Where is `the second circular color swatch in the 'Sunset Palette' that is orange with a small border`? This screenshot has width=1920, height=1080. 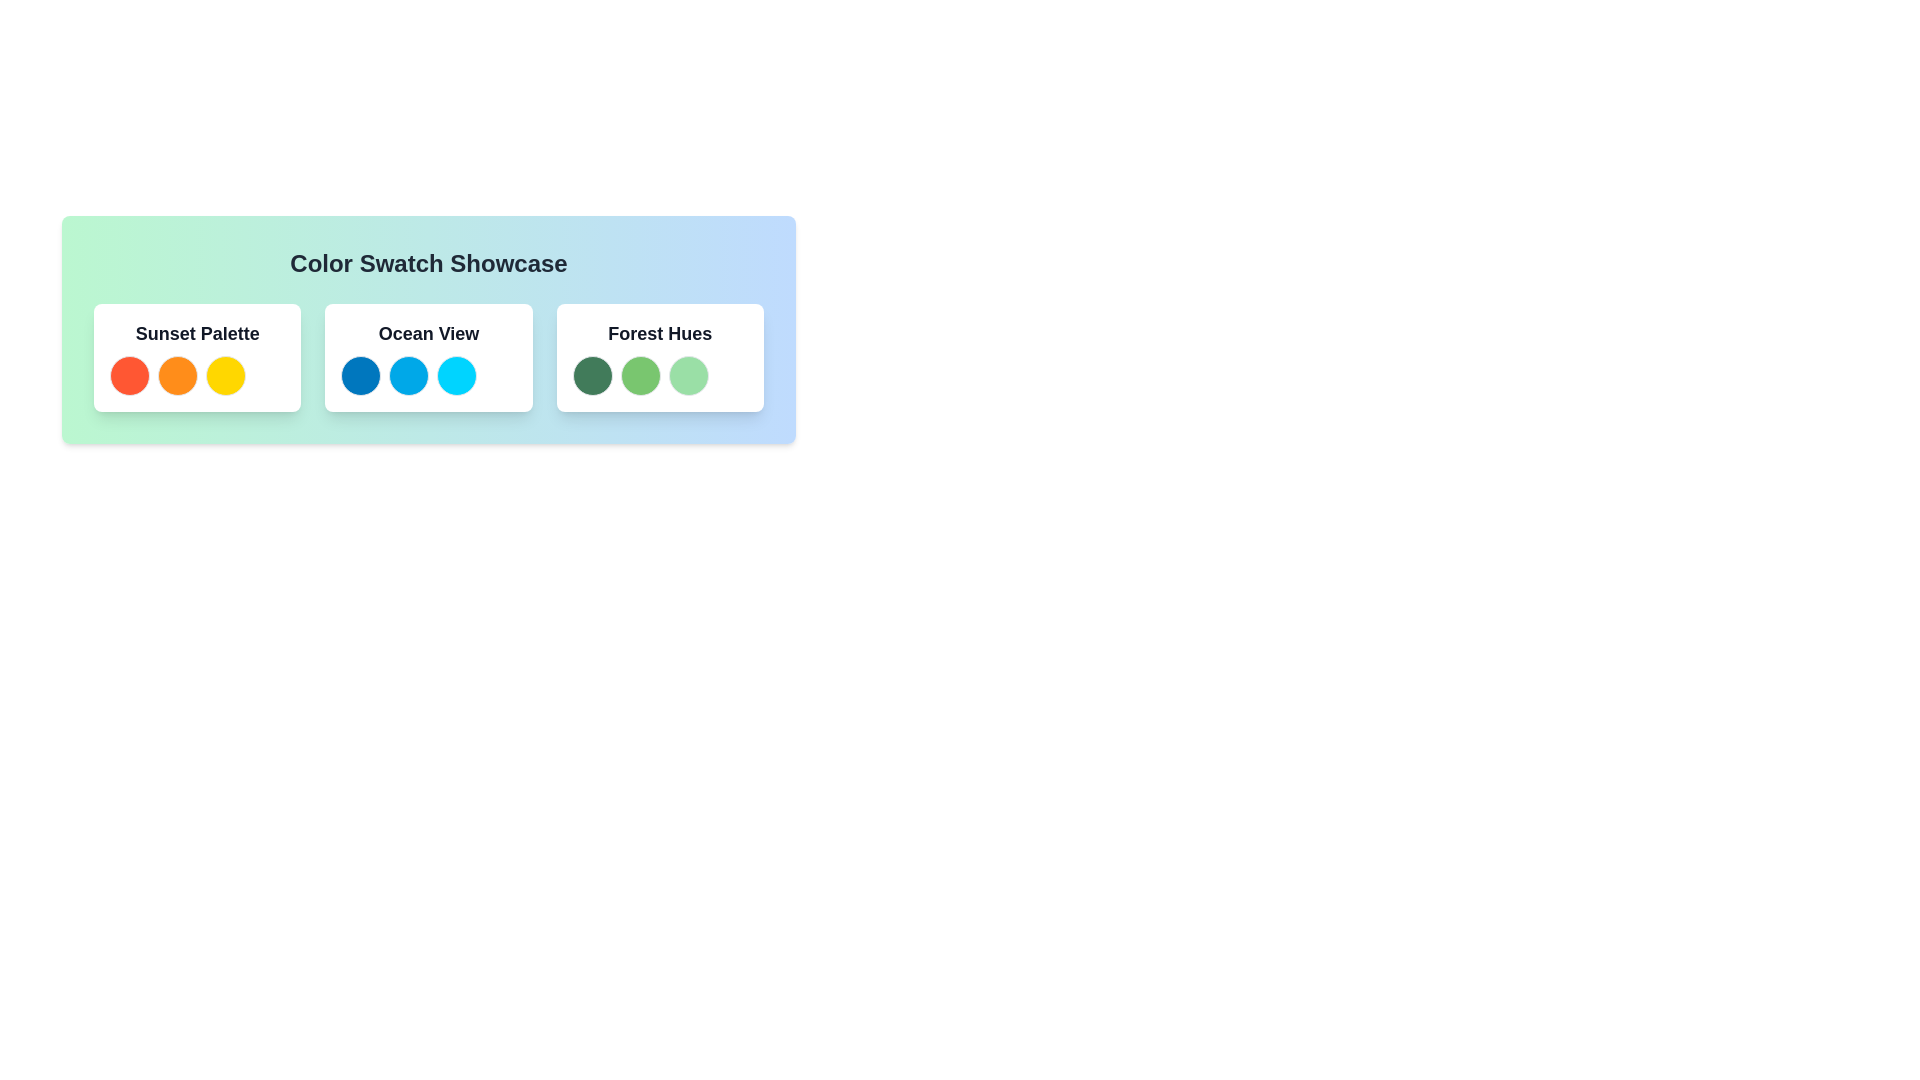
the second circular color swatch in the 'Sunset Palette' that is orange with a small border is located at coordinates (177, 375).